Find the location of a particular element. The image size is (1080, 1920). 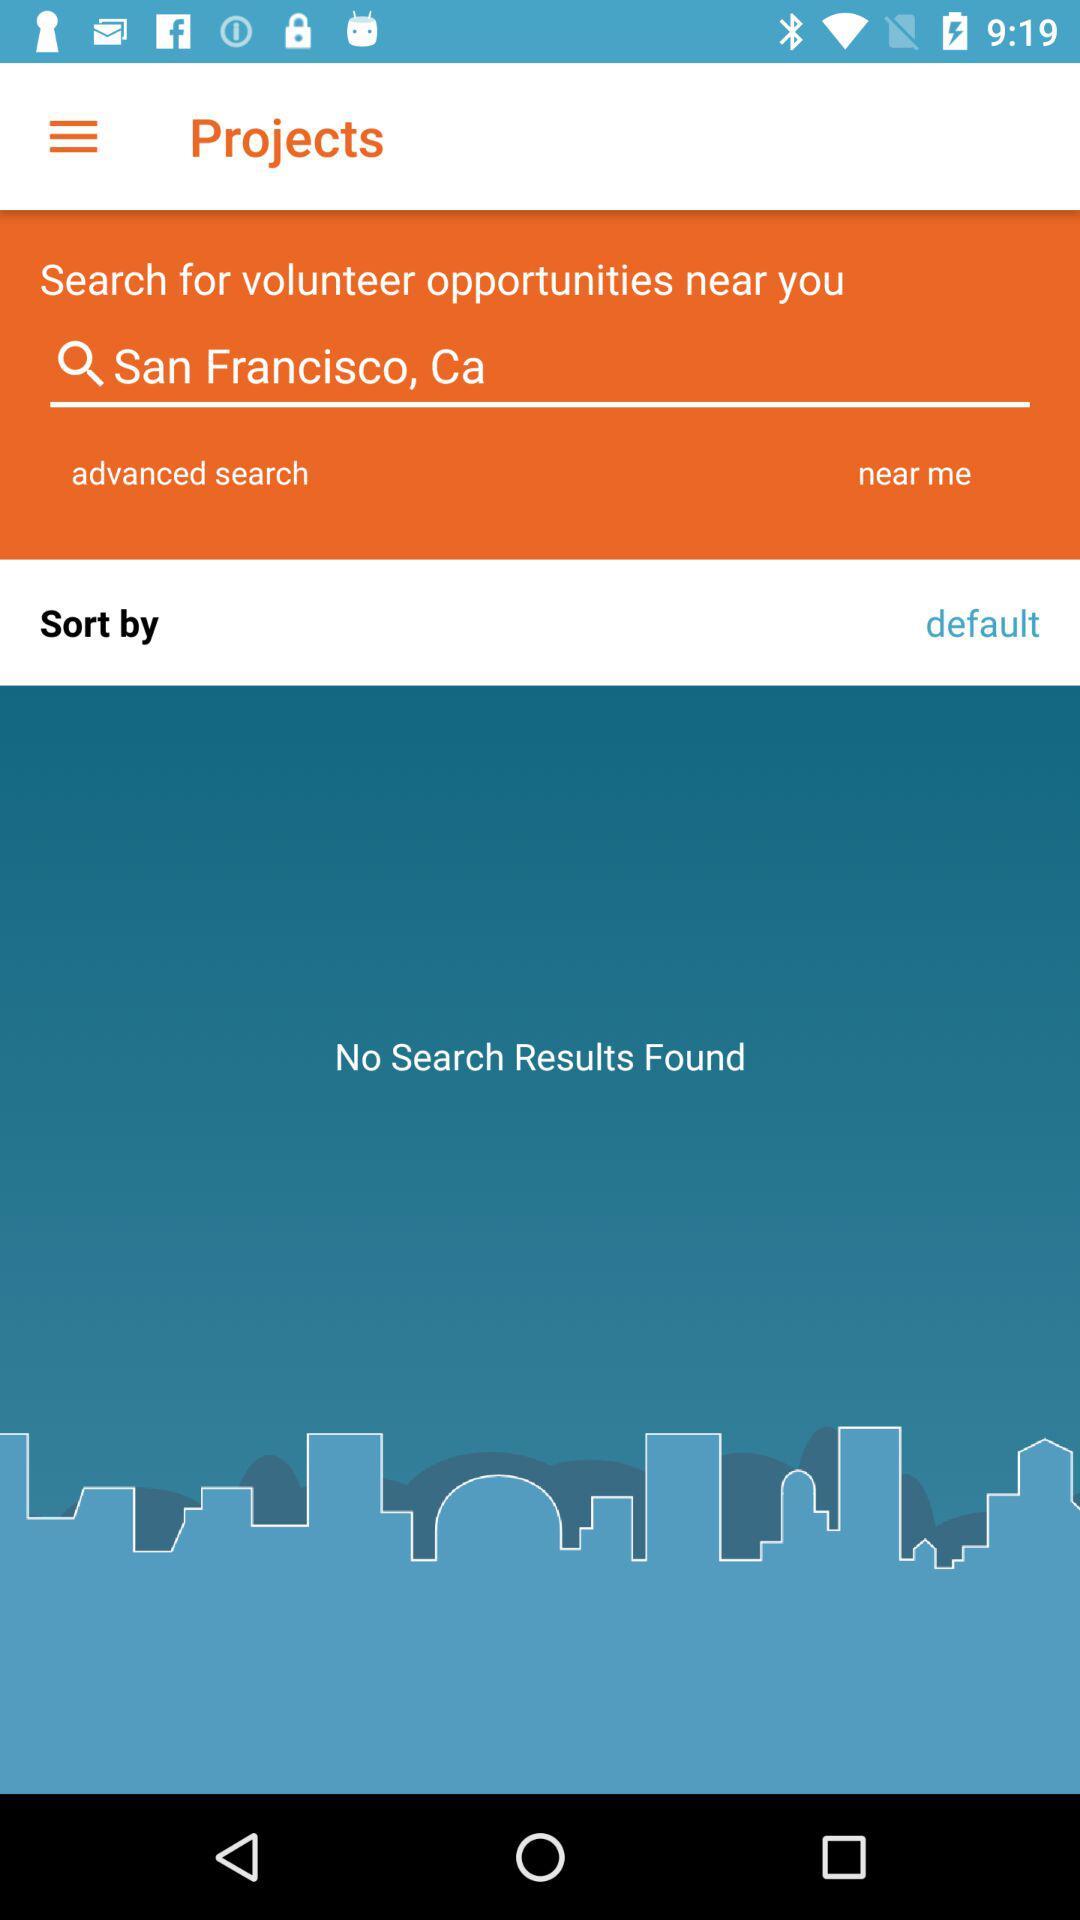

default icon is located at coordinates (976, 621).